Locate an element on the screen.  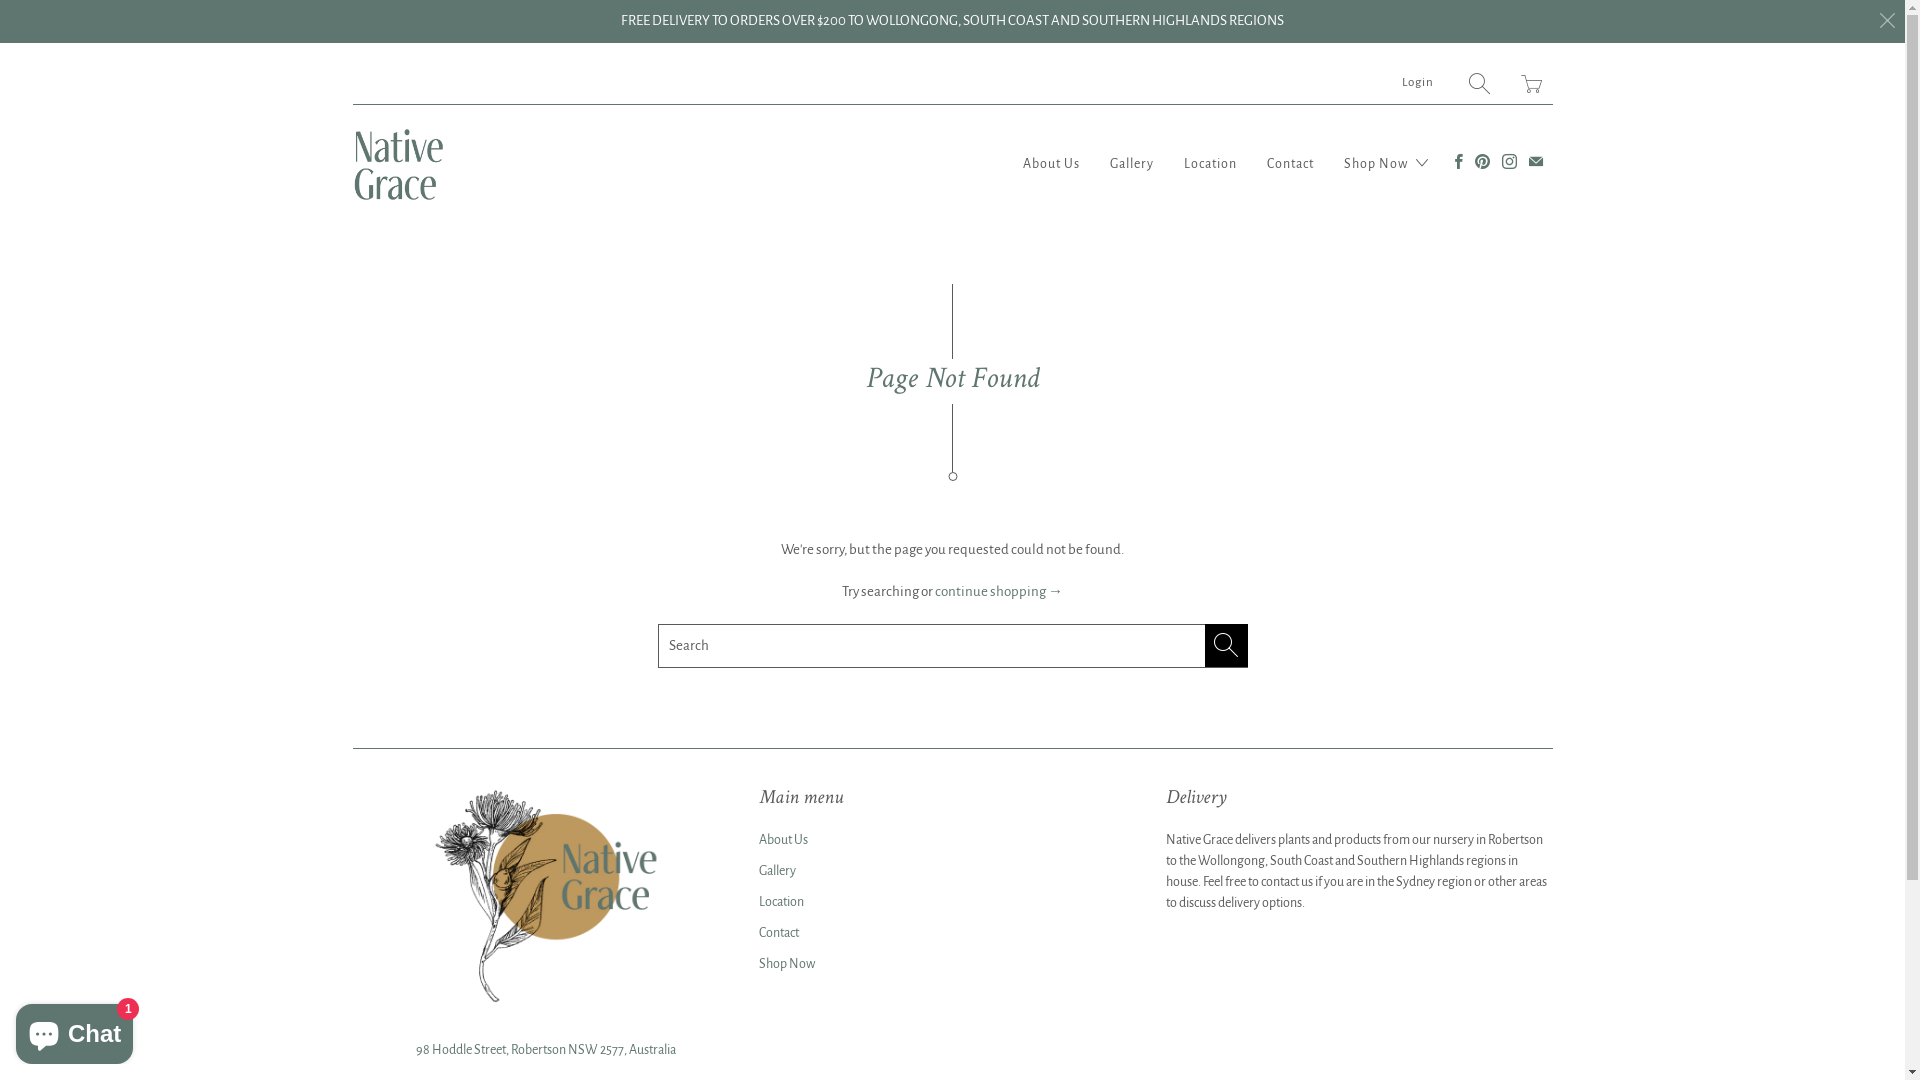
'Shop Now' is located at coordinates (1385, 162).